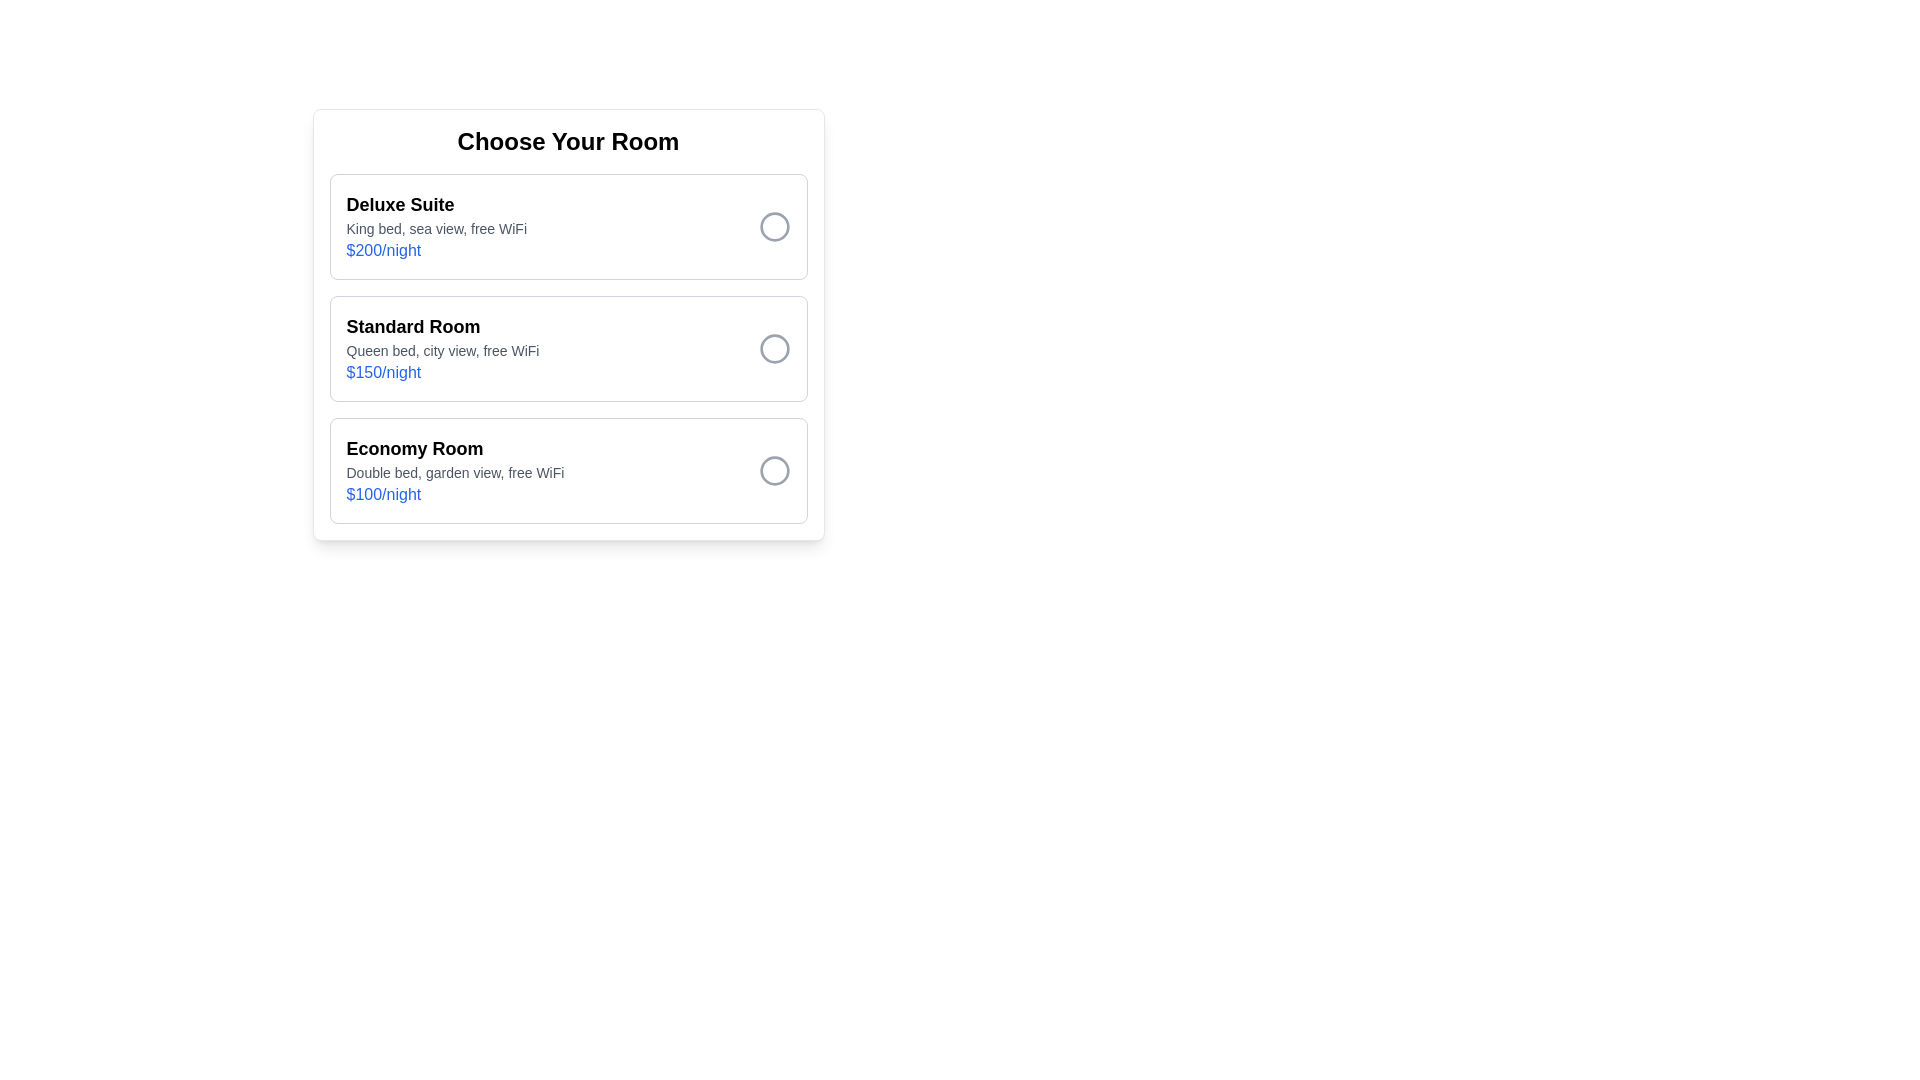  Describe the element at coordinates (441, 347) in the screenshot. I see `the text element displaying 'Standard Room', which includes the features 'Queen bed, city view, free WiFi,' and the pricing '$150/night'` at that location.